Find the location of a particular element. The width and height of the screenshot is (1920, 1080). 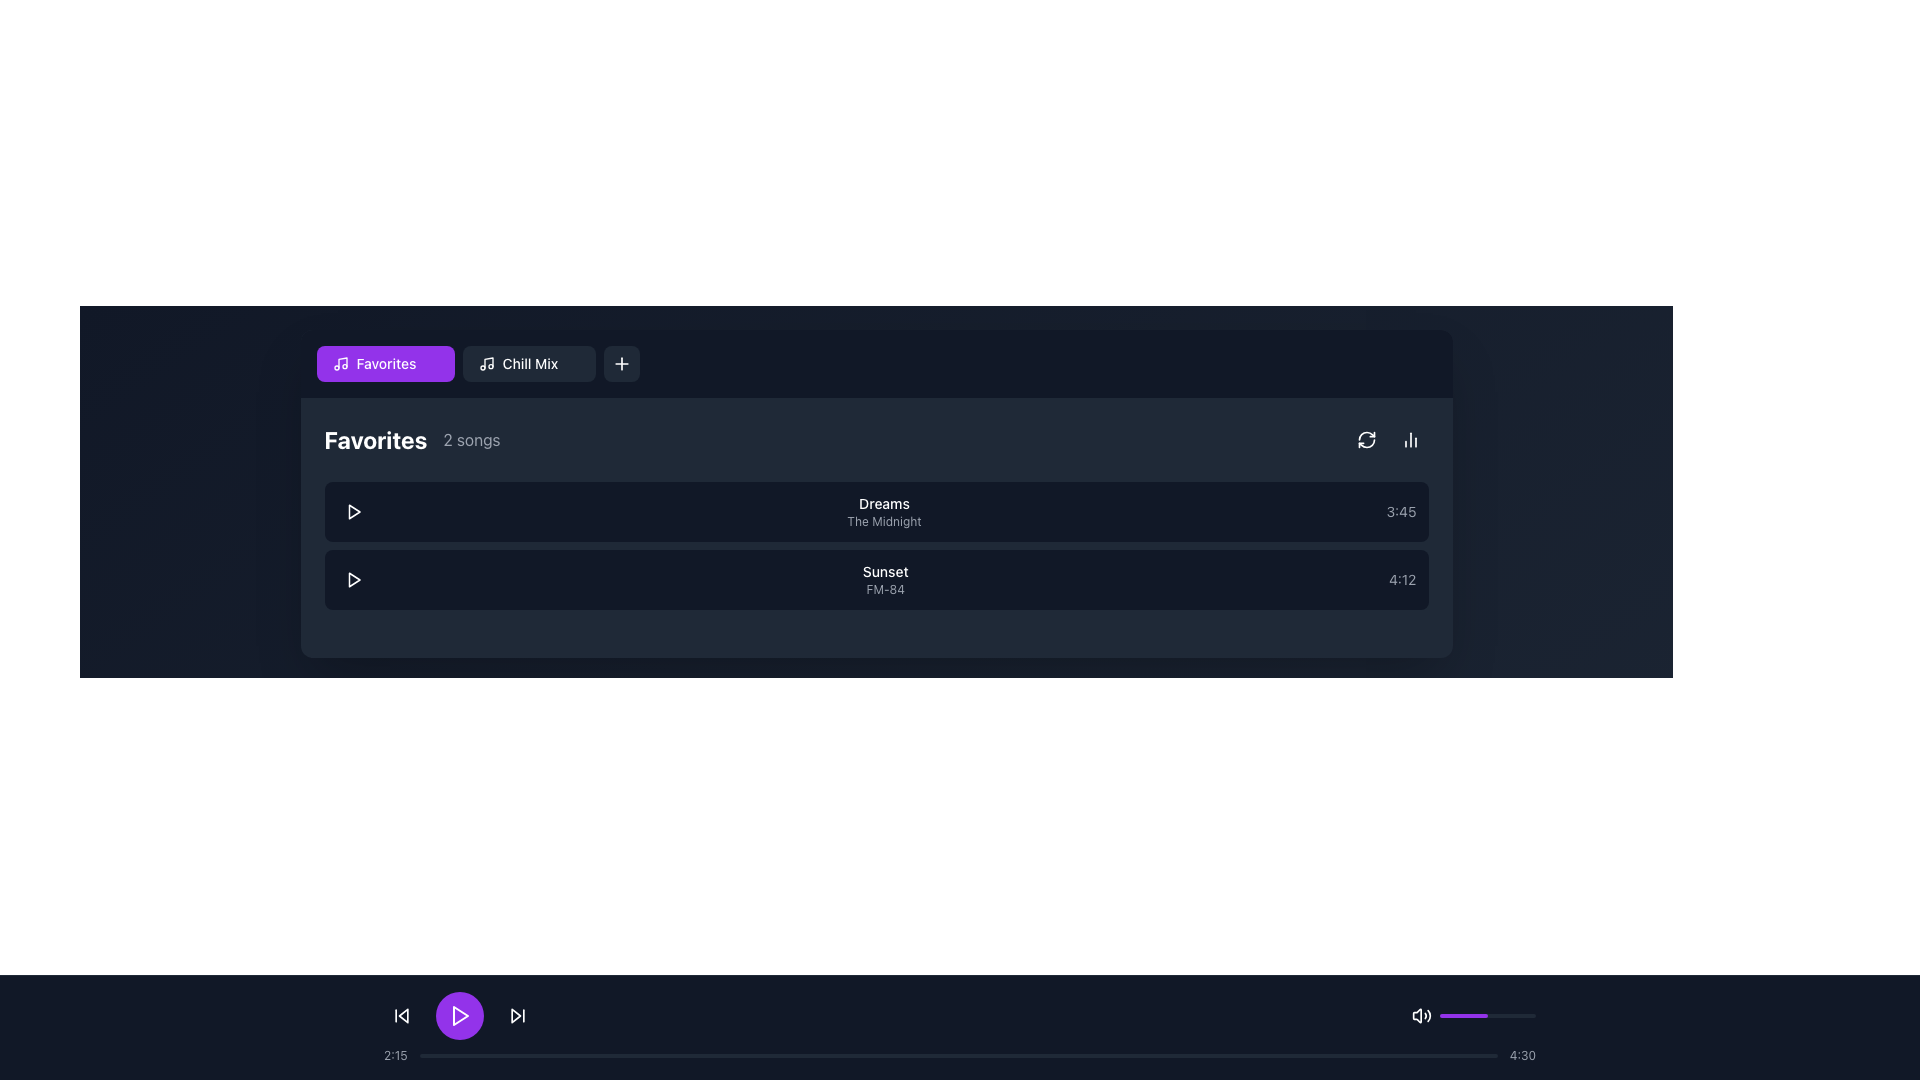

the playback position is located at coordinates (866, 1055).